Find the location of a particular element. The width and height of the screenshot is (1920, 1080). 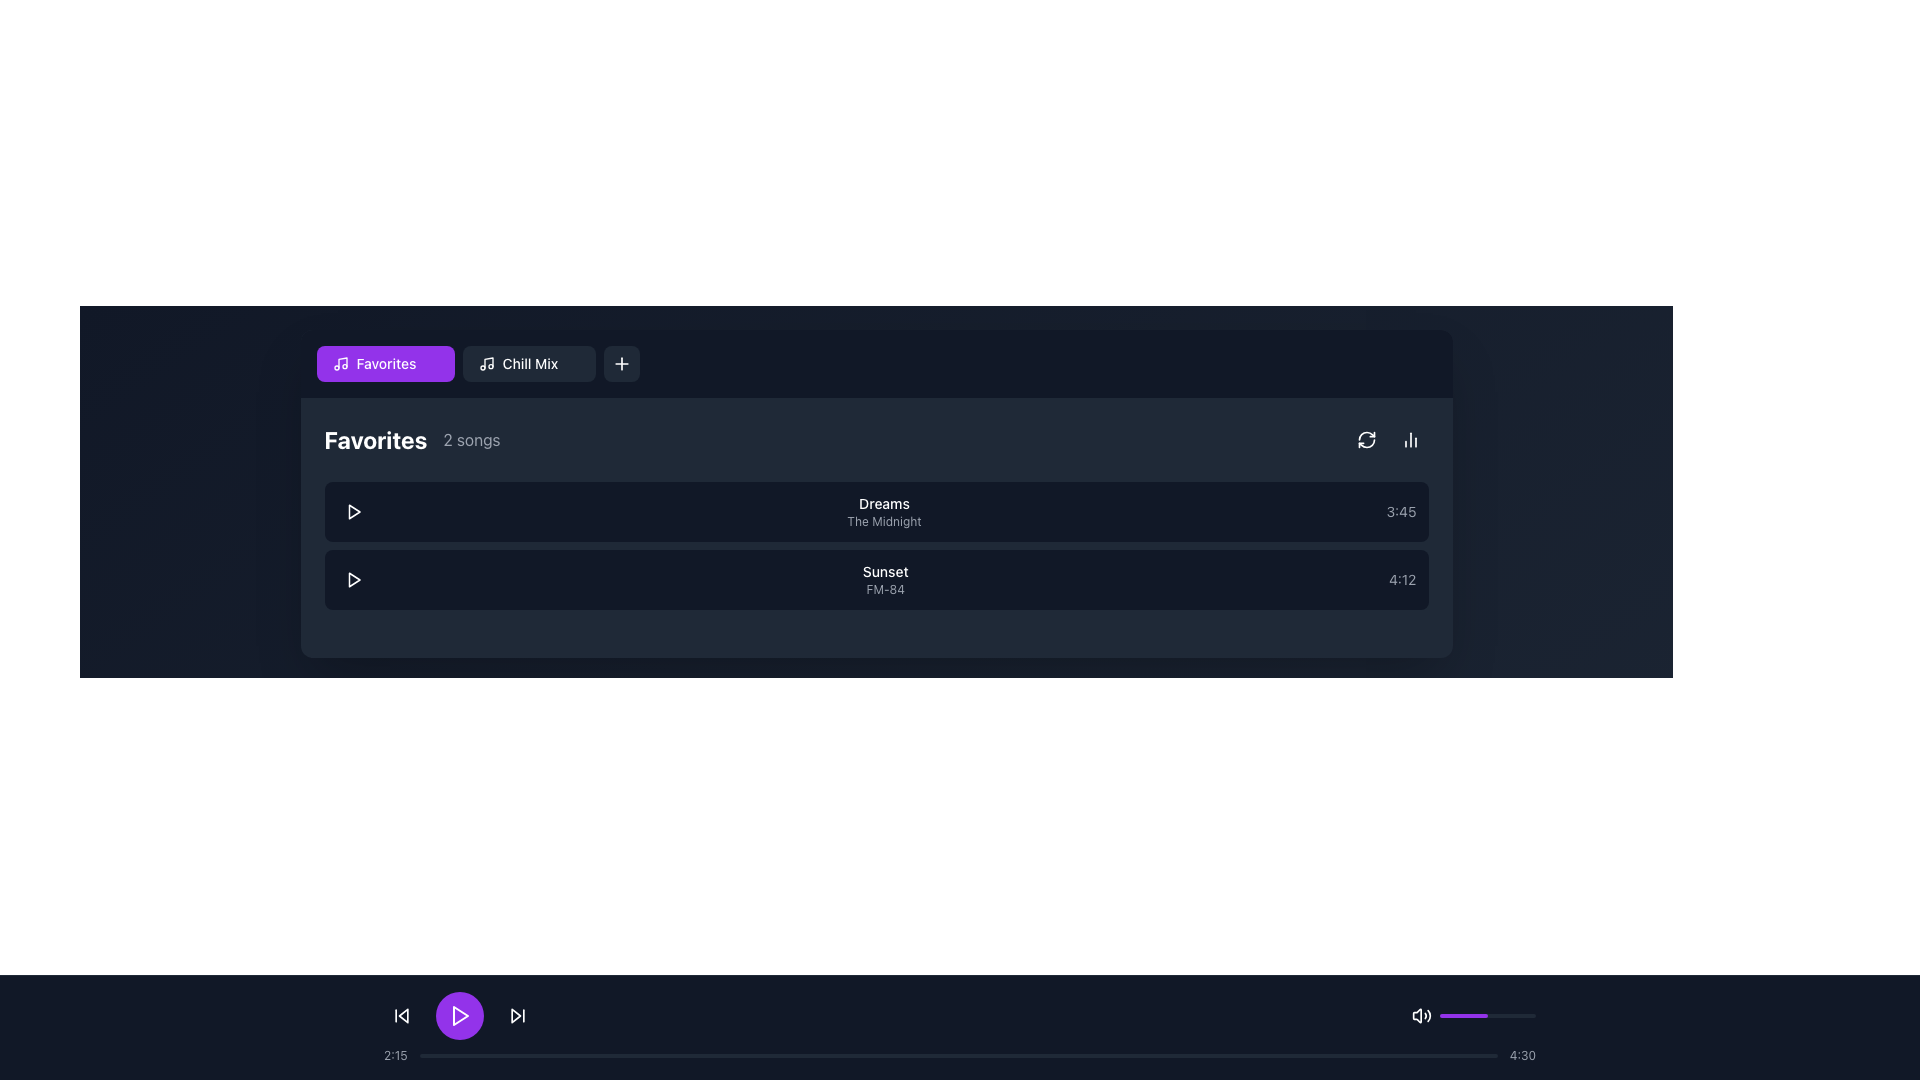

the playback position is located at coordinates (866, 1055).